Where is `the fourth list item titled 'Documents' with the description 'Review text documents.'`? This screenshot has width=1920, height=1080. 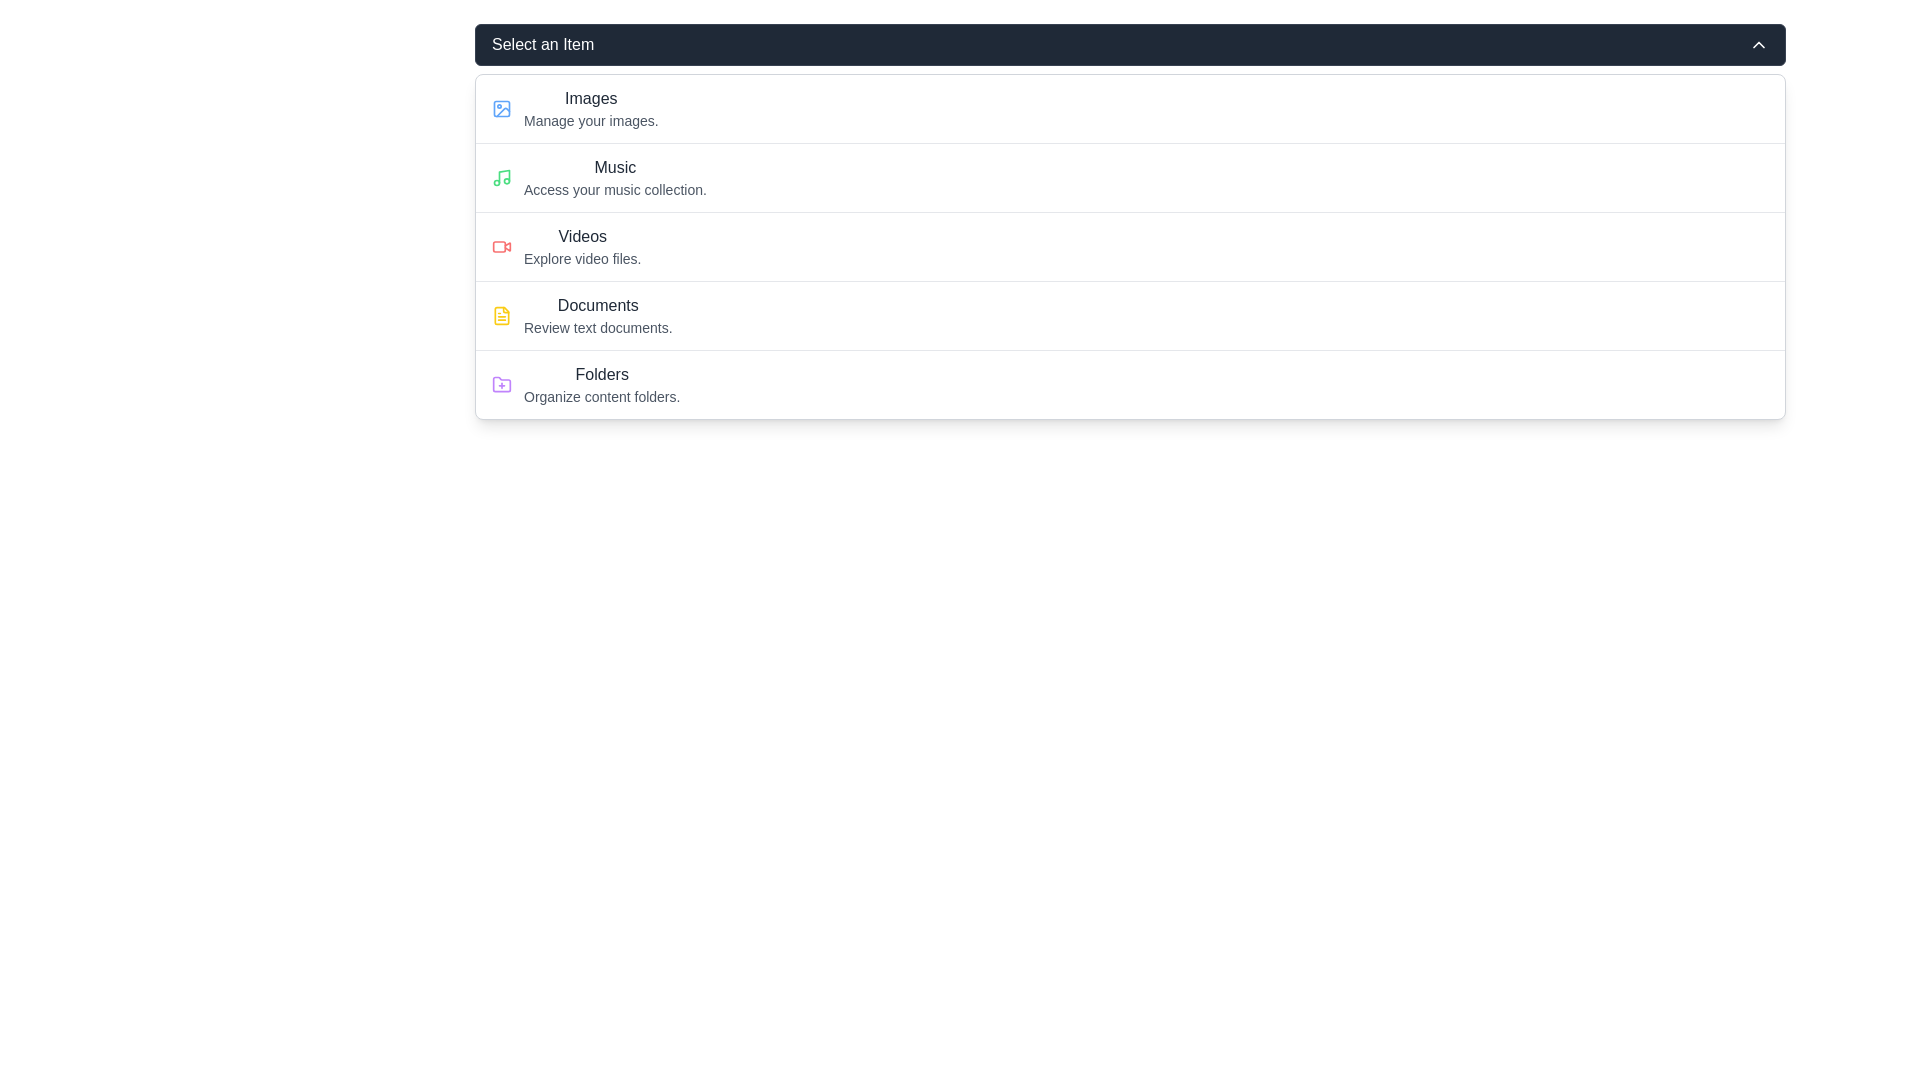
the fourth list item titled 'Documents' with the description 'Review text documents.' is located at coordinates (597, 315).